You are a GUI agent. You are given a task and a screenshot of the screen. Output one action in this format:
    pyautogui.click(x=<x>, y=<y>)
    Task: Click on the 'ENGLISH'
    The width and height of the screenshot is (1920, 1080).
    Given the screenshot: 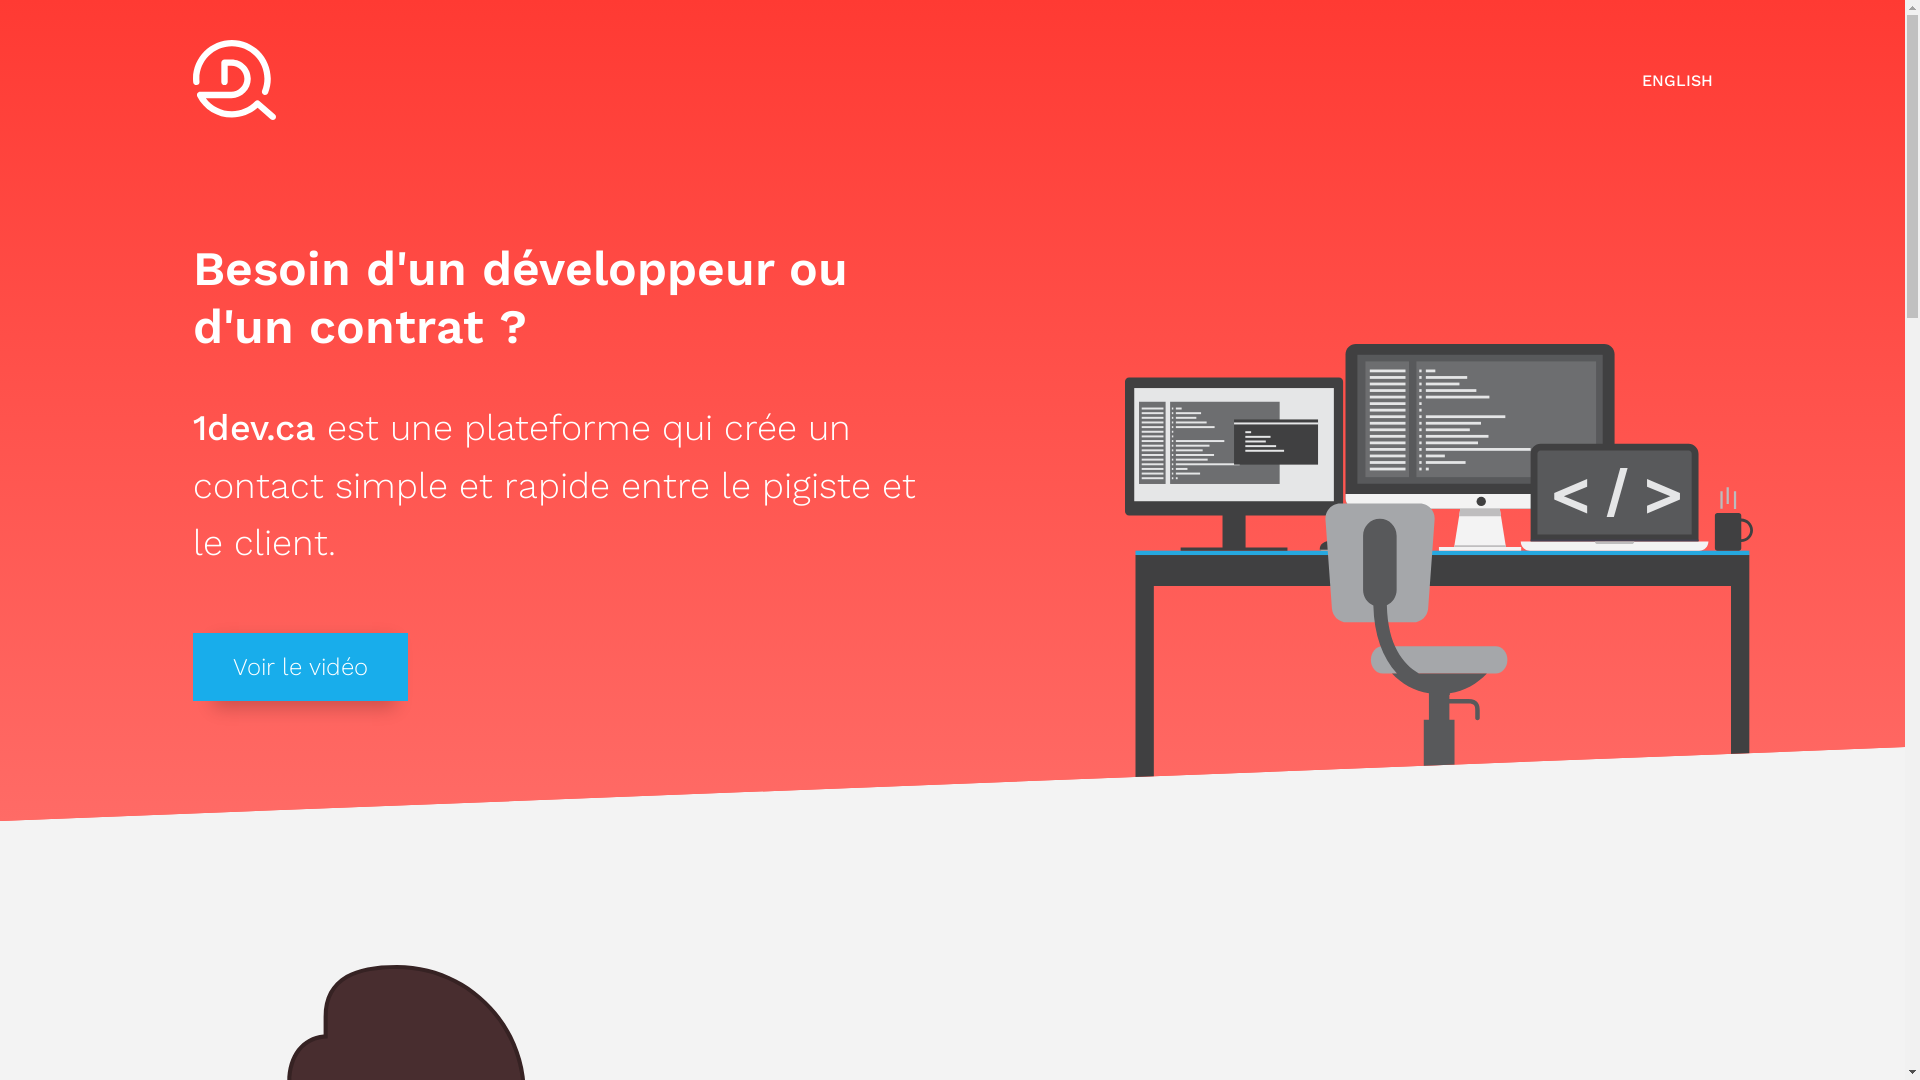 What is the action you would take?
    pyautogui.click(x=1641, y=79)
    